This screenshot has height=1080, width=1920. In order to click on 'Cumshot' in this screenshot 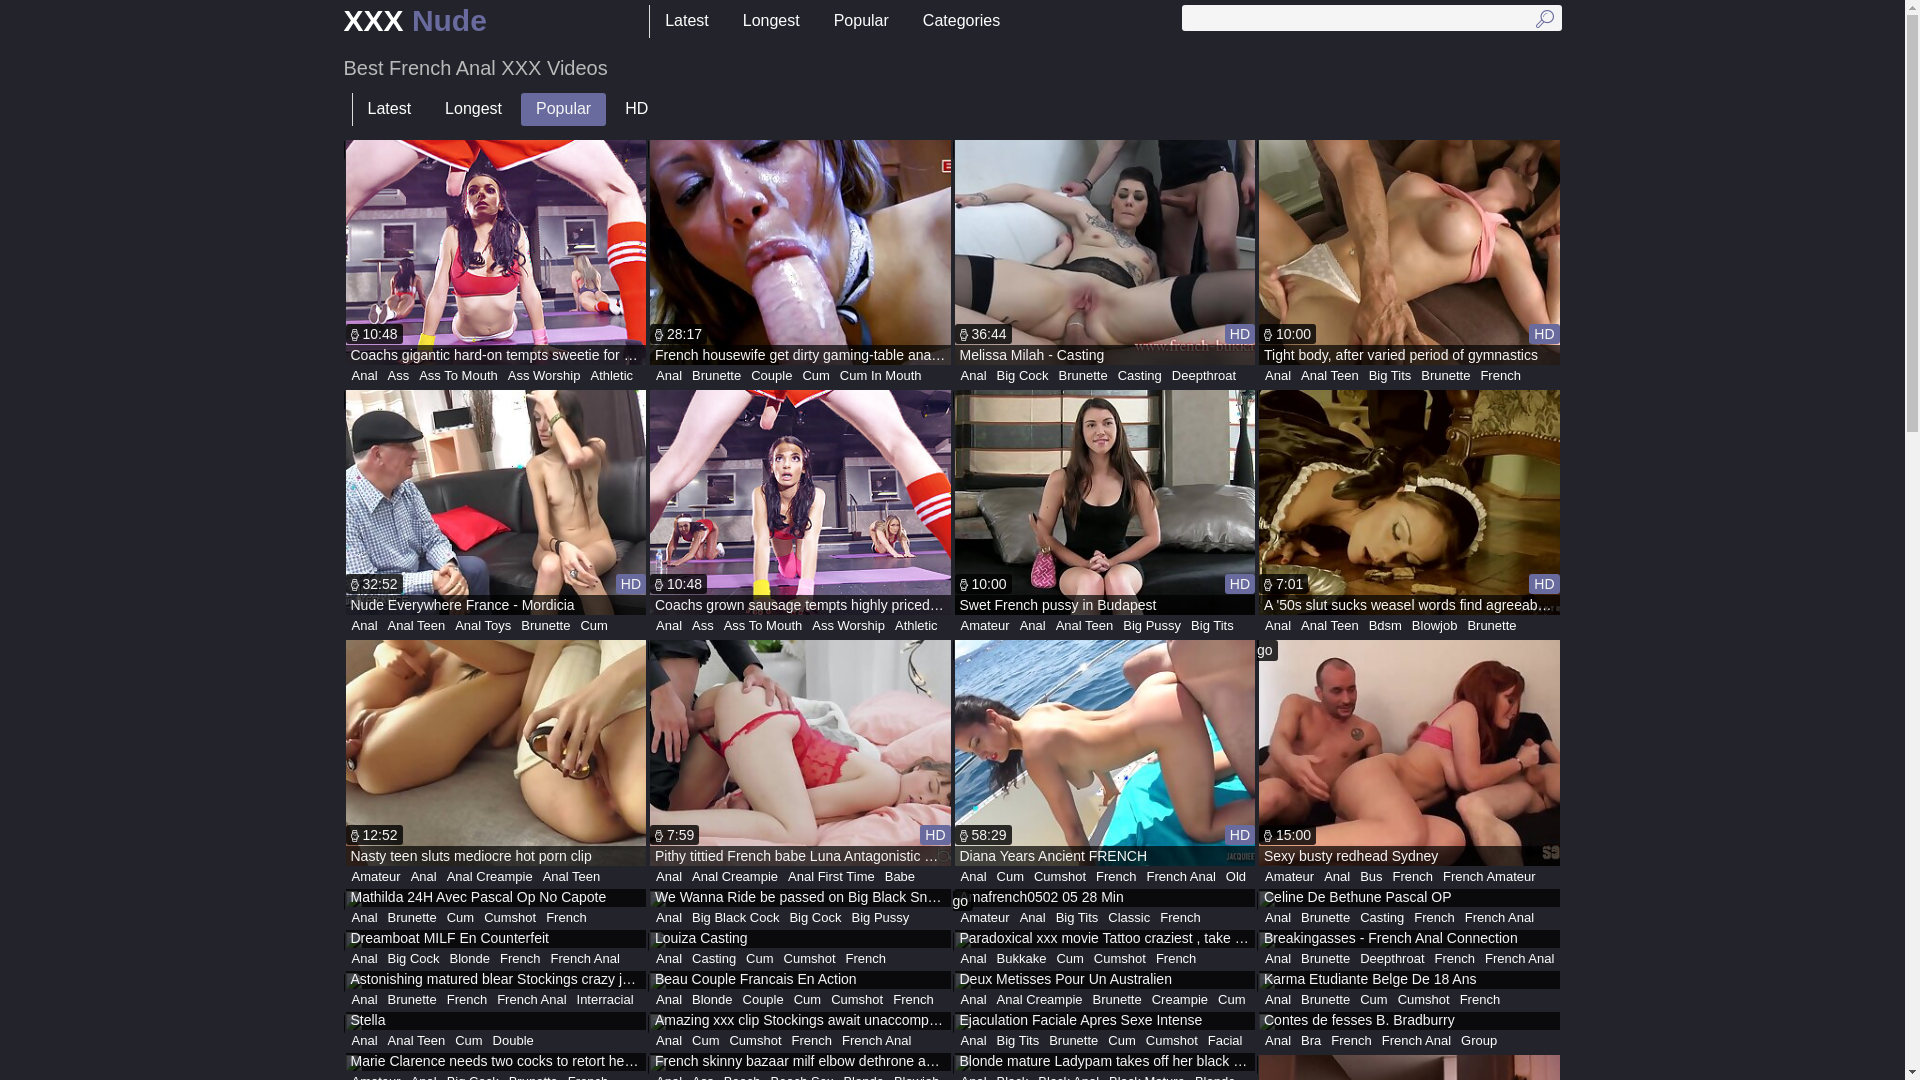, I will do `click(810, 958)`.